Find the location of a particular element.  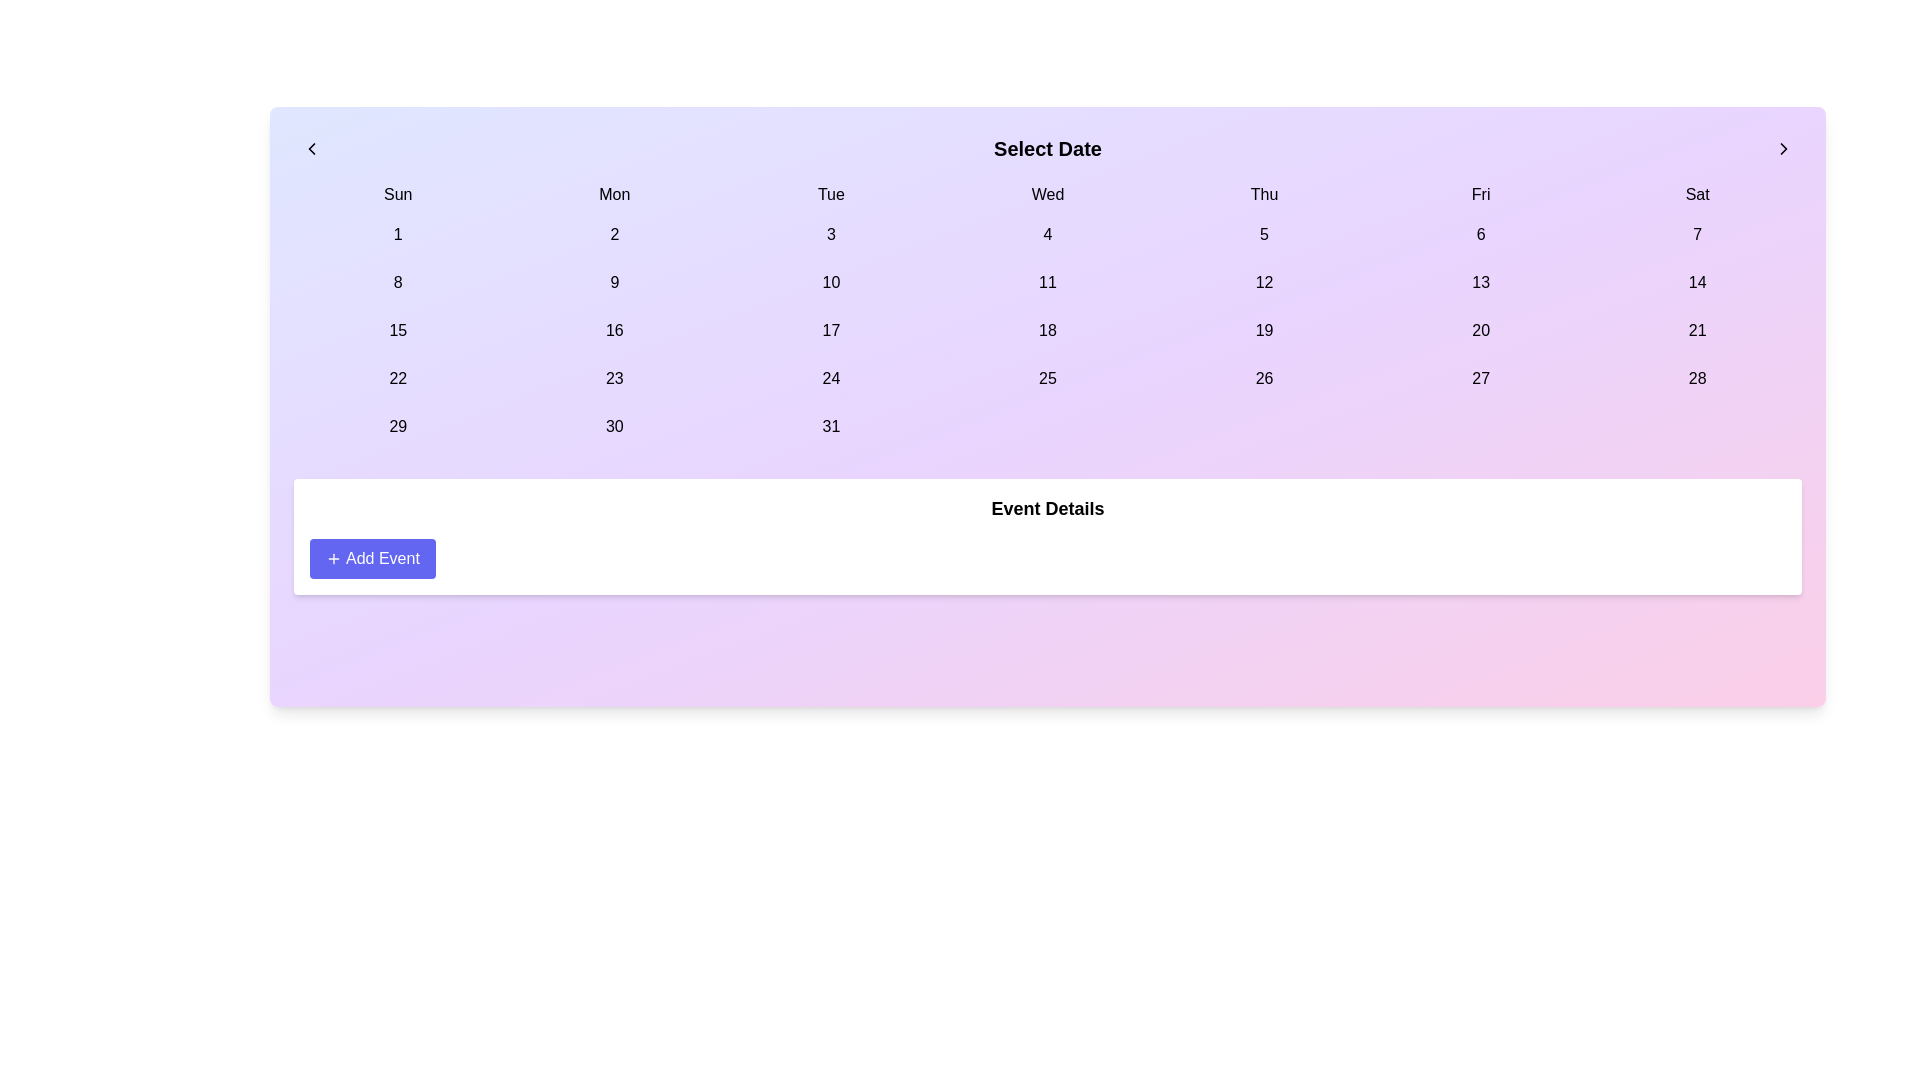

the button displaying '31' is located at coordinates (831, 426).